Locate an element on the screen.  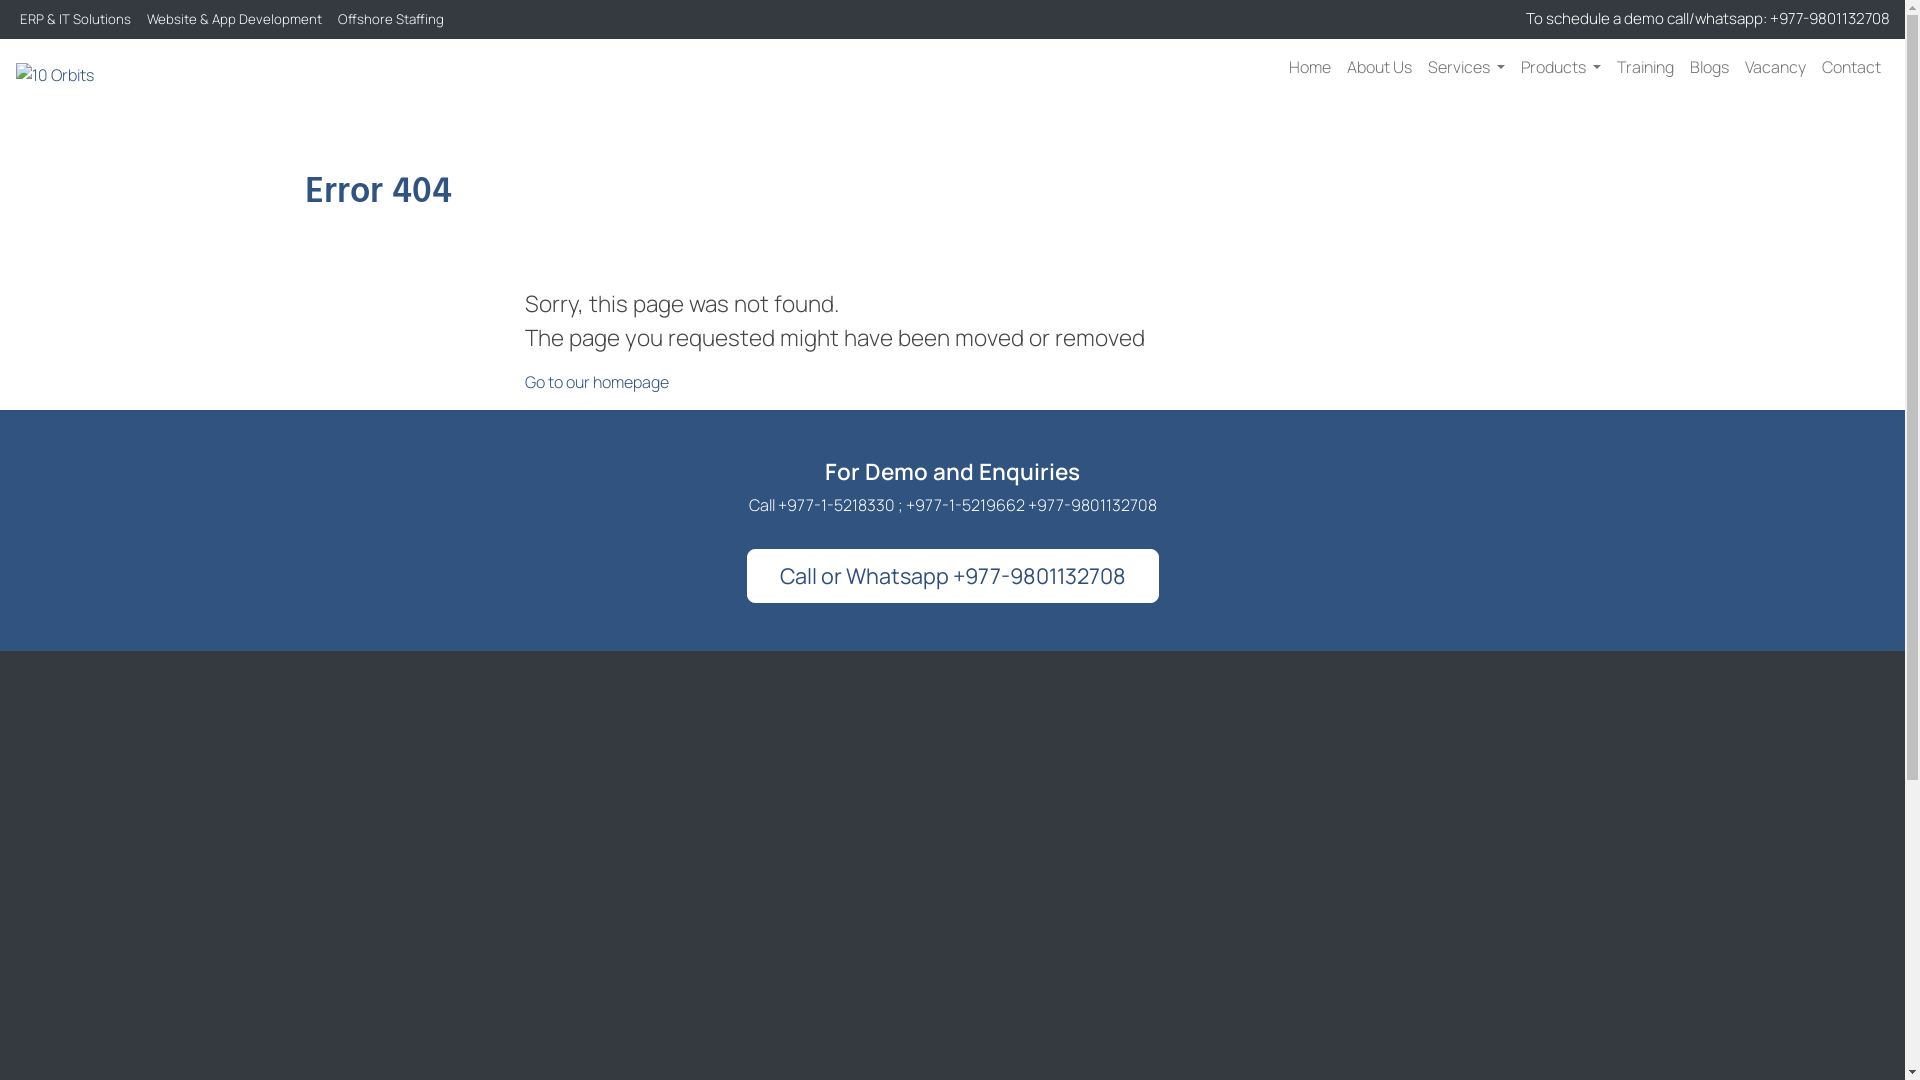
'Contact' is located at coordinates (1850, 65).